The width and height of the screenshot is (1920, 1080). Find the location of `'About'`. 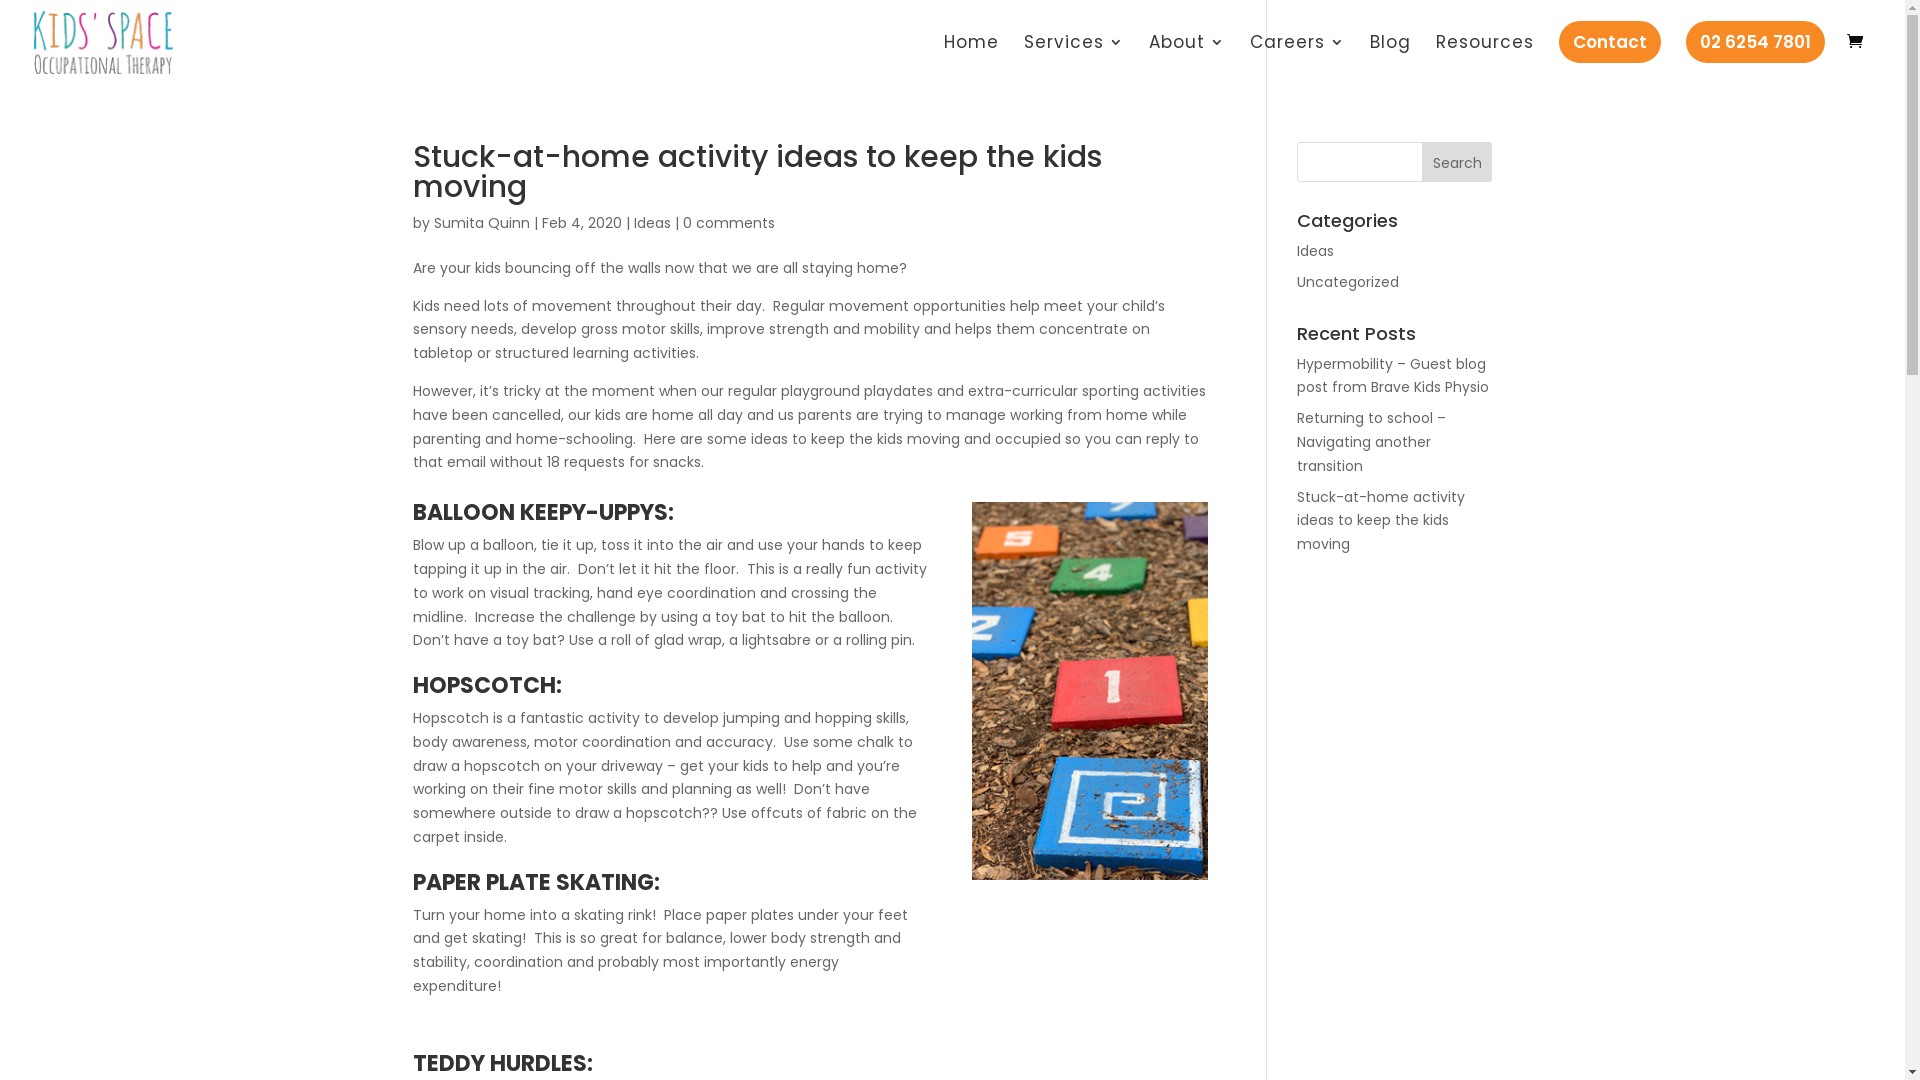

'About' is located at coordinates (1186, 57).